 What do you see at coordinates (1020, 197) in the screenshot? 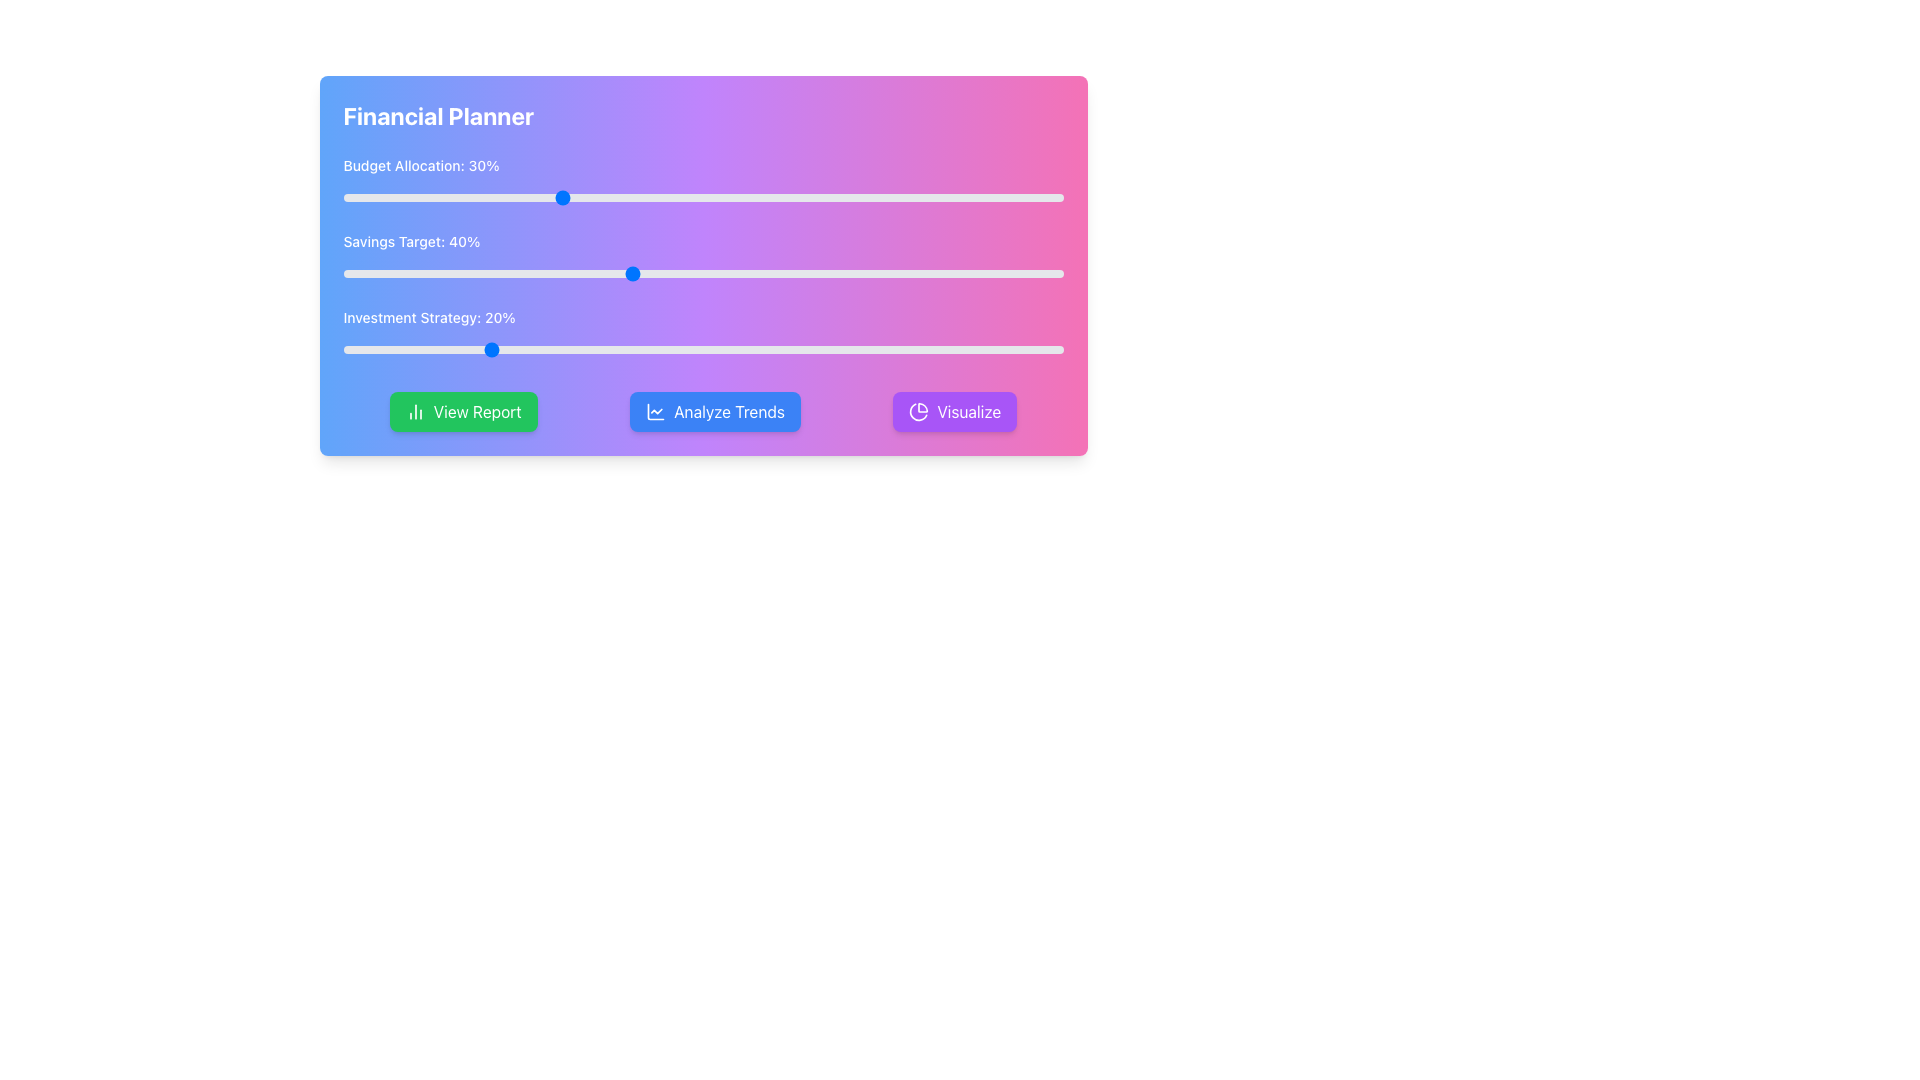
I see `the slider value` at bounding box center [1020, 197].